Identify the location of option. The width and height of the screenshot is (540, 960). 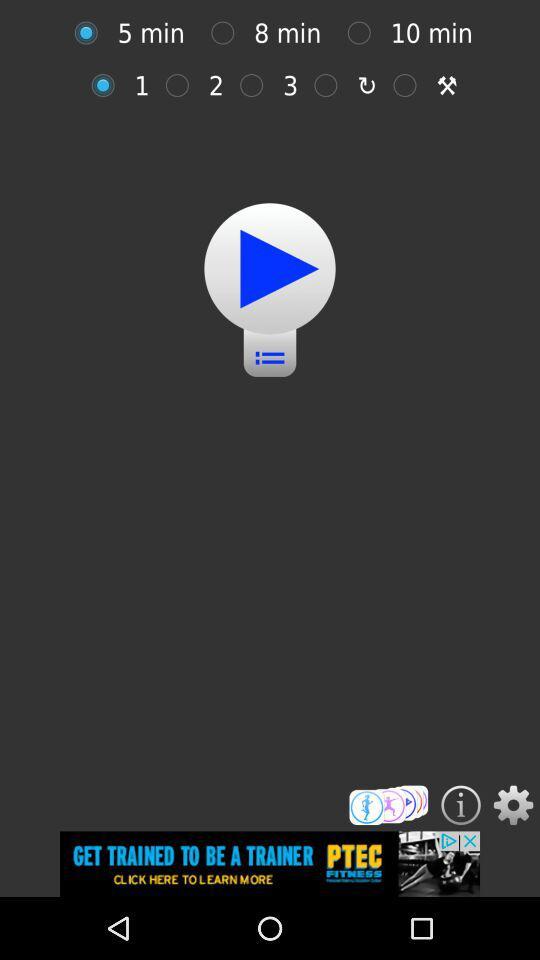
(182, 85).